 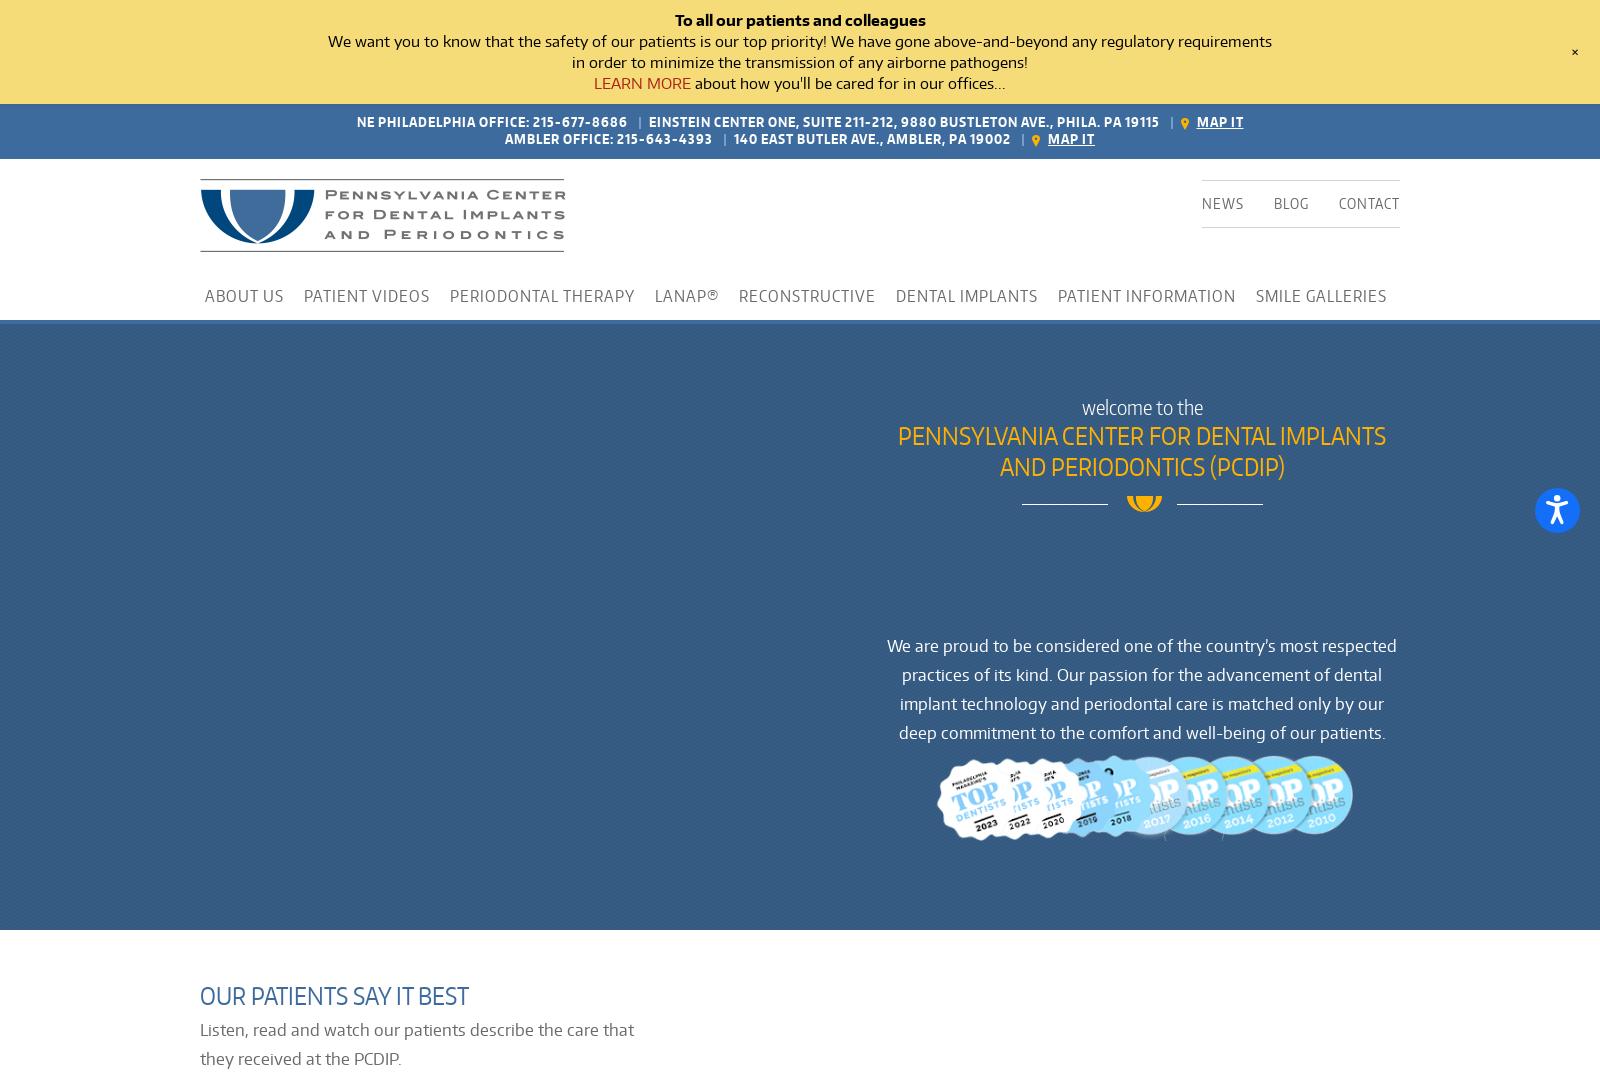 I want to click on 'about how you'll be cared for in our offices...', so click(x=847, y=83).